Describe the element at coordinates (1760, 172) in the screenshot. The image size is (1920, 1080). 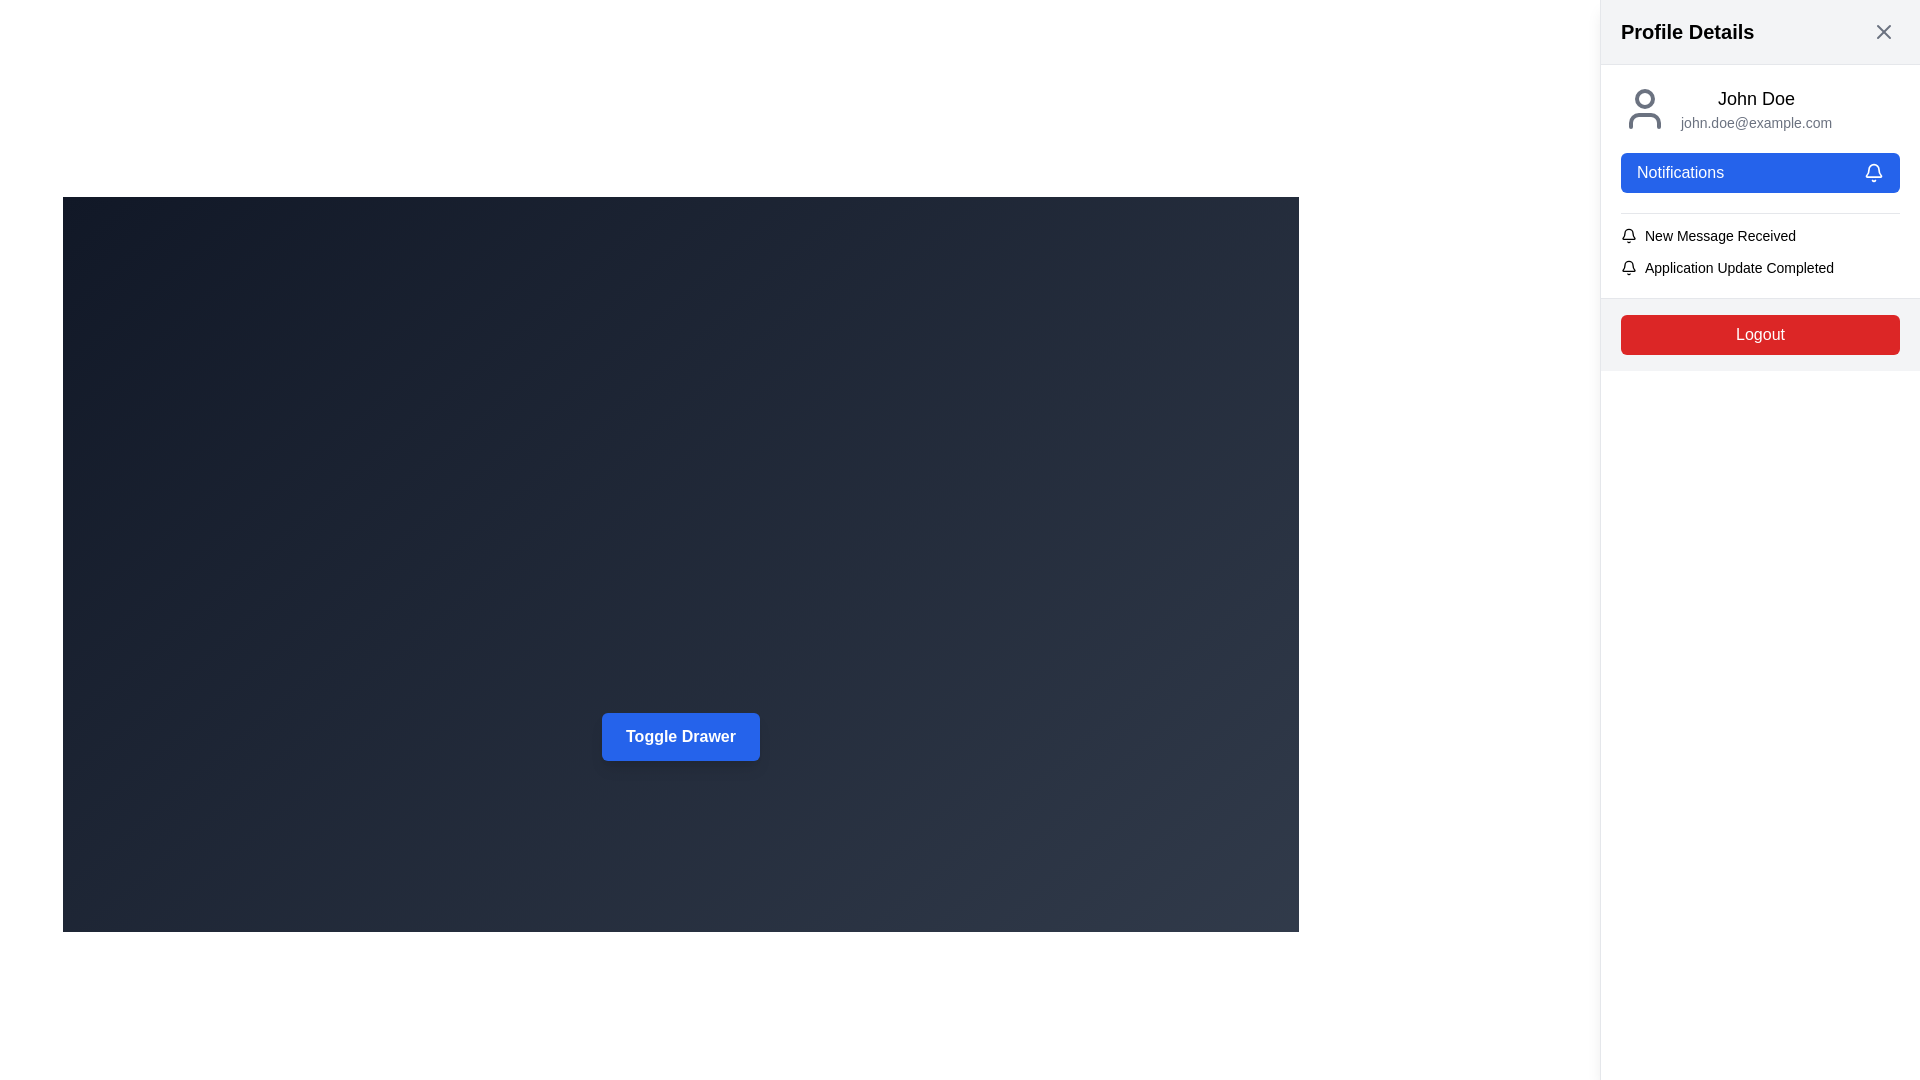
I see `the button located in the Profile Details sidebar below the user information section` at that location.